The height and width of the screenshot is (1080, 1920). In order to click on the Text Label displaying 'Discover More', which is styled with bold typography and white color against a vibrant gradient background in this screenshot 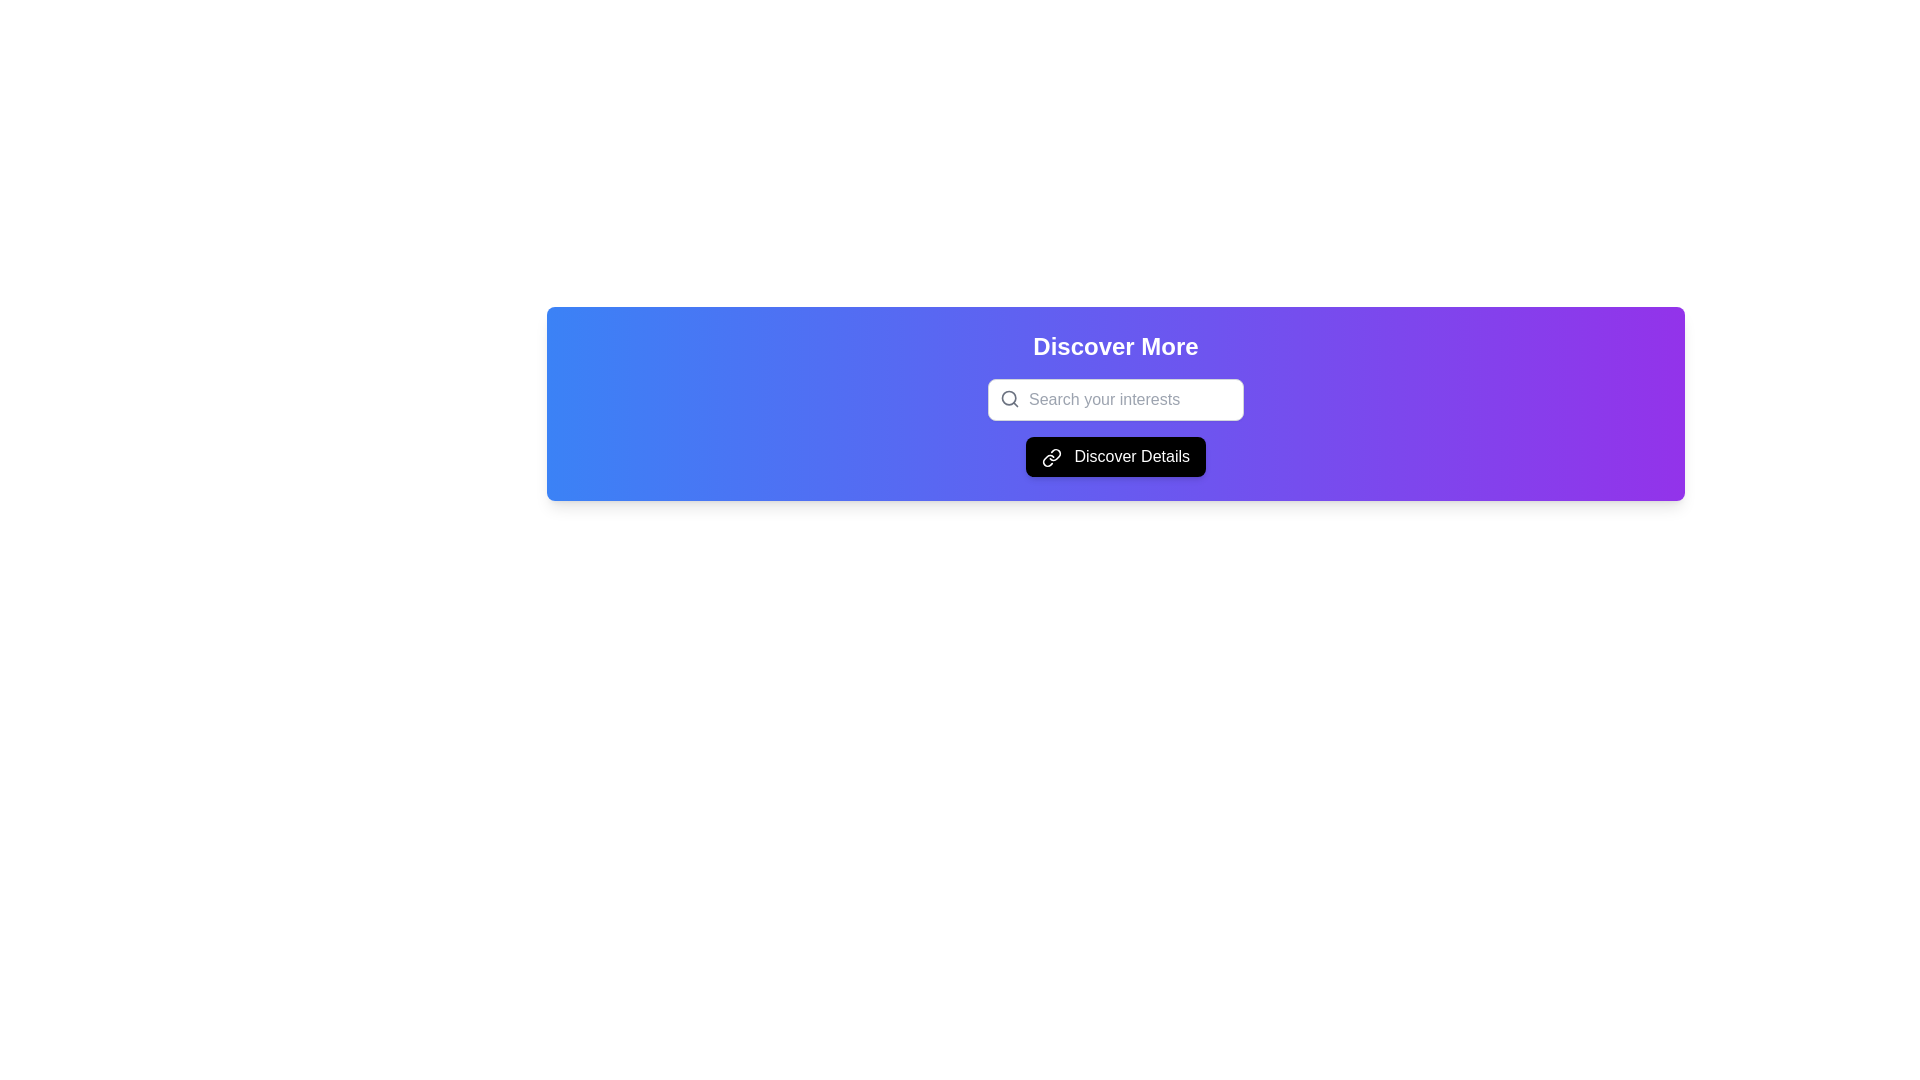, I will do `click(1115, 346)`.